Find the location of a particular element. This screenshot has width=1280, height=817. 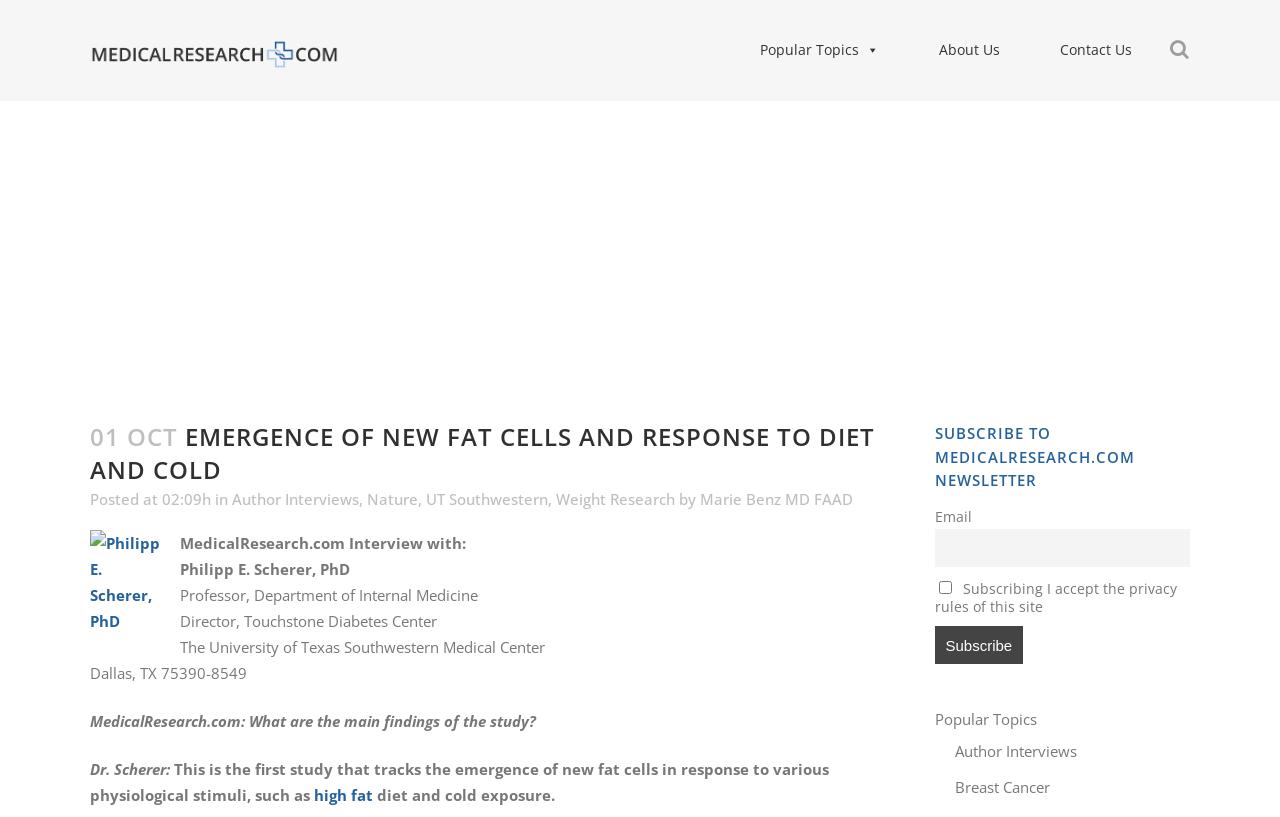

'Subscribe to MedicalResearch.com Newsletter' is located at coordinates (1035, 456).